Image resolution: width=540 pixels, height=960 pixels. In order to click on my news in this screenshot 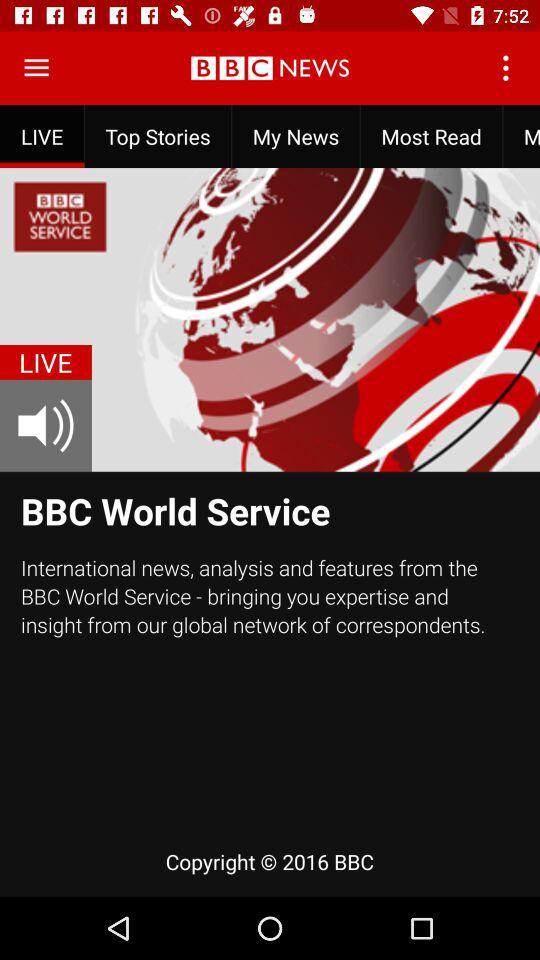, I will do `click(294, 135)`.